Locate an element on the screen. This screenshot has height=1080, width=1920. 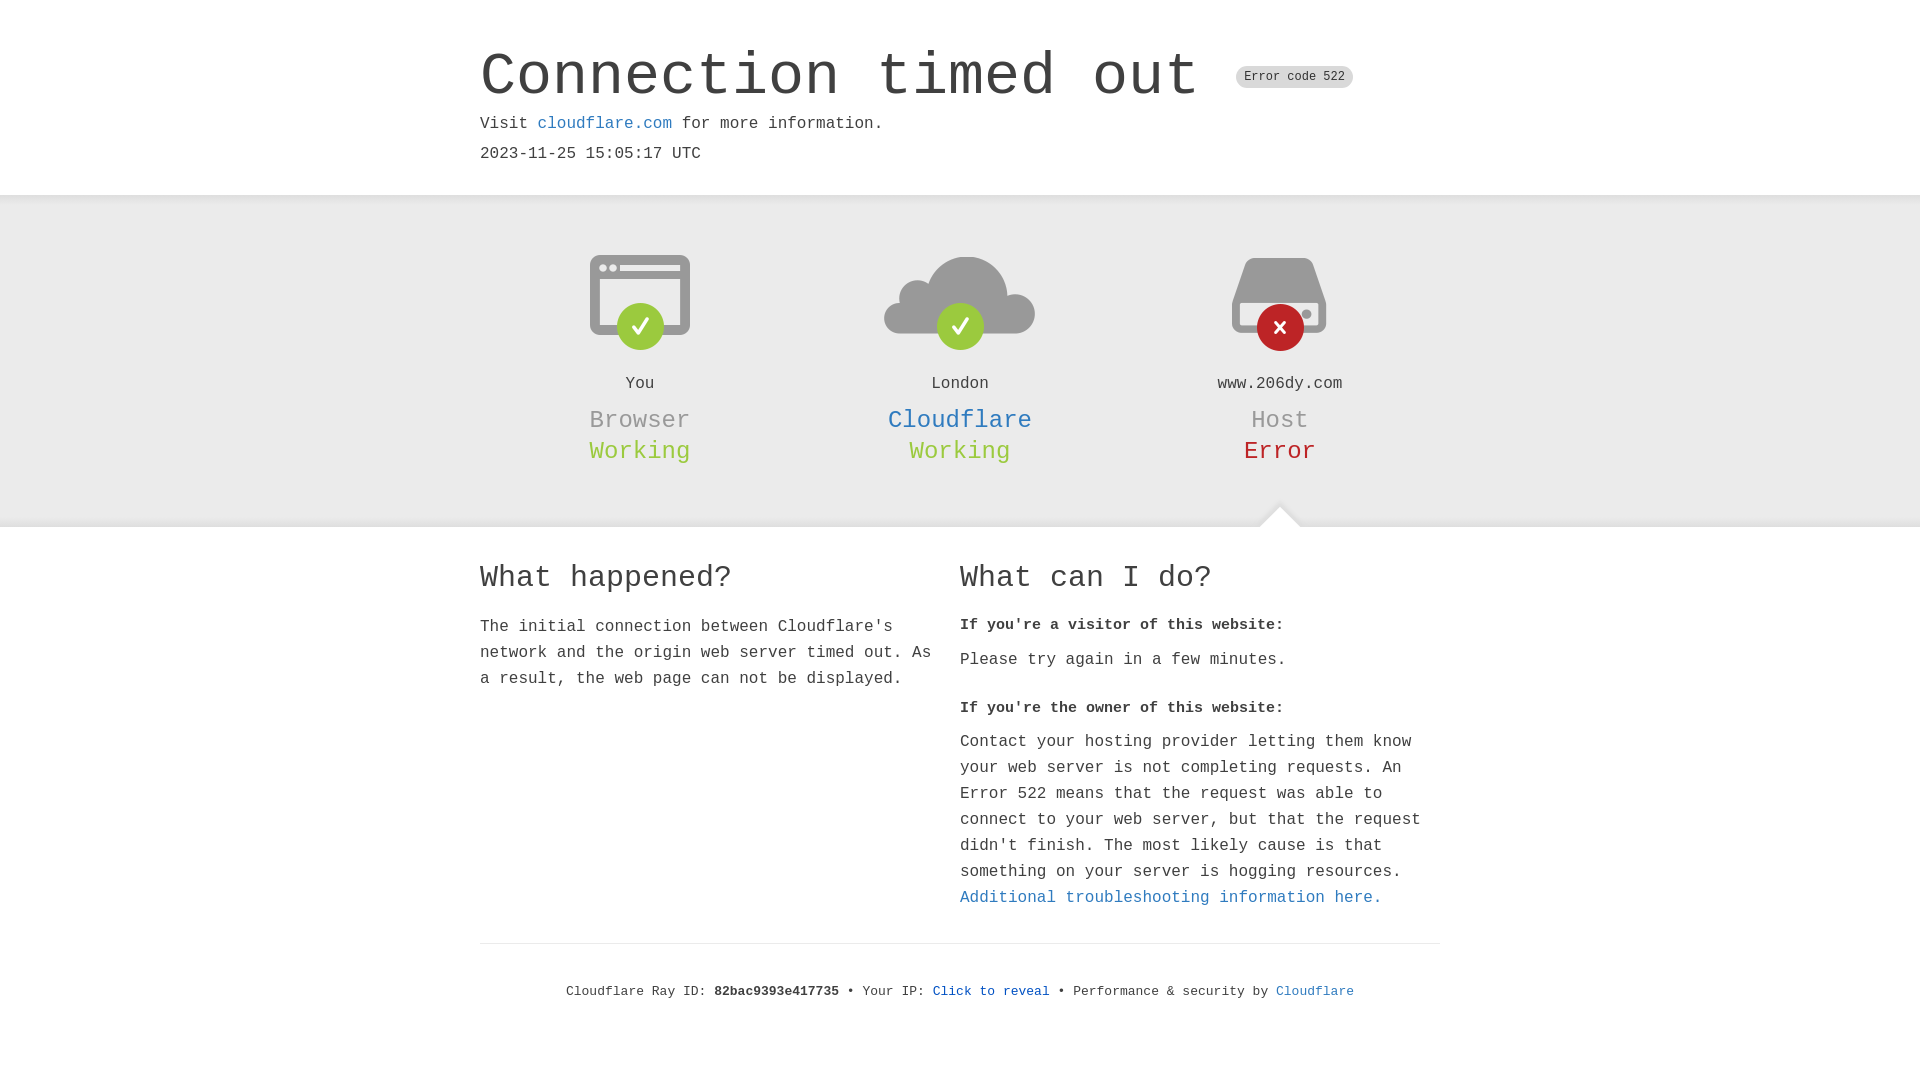
'Cloudflare' is located at coordinates (1315, 991).